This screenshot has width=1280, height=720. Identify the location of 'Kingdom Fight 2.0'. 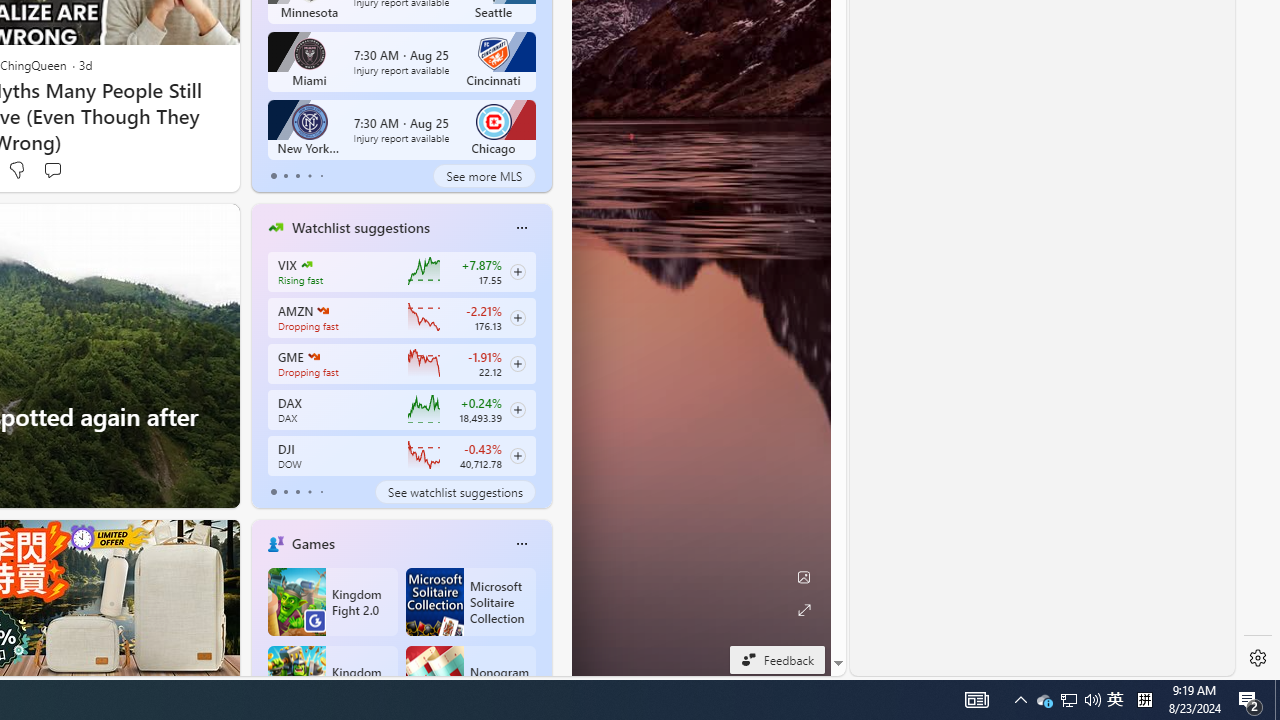
(332, 600).